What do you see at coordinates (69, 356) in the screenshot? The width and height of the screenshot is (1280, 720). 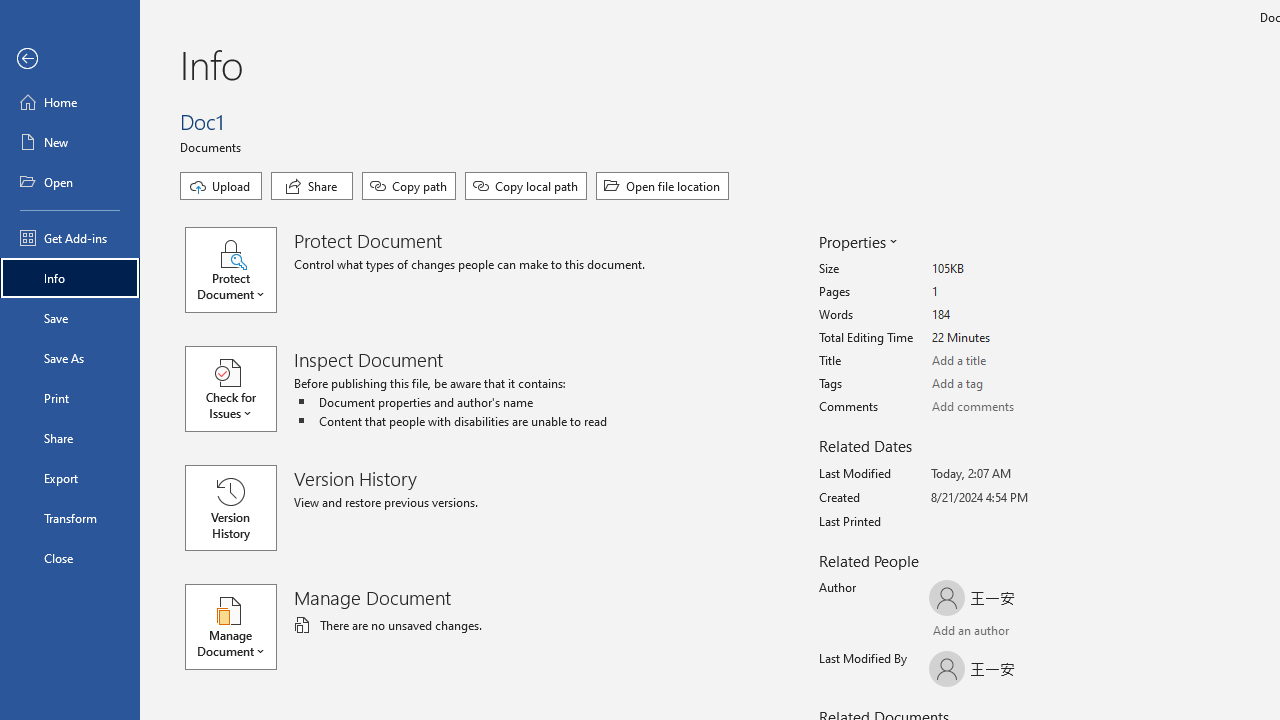 I see `'Save As'` at bounding box center [69, 356].